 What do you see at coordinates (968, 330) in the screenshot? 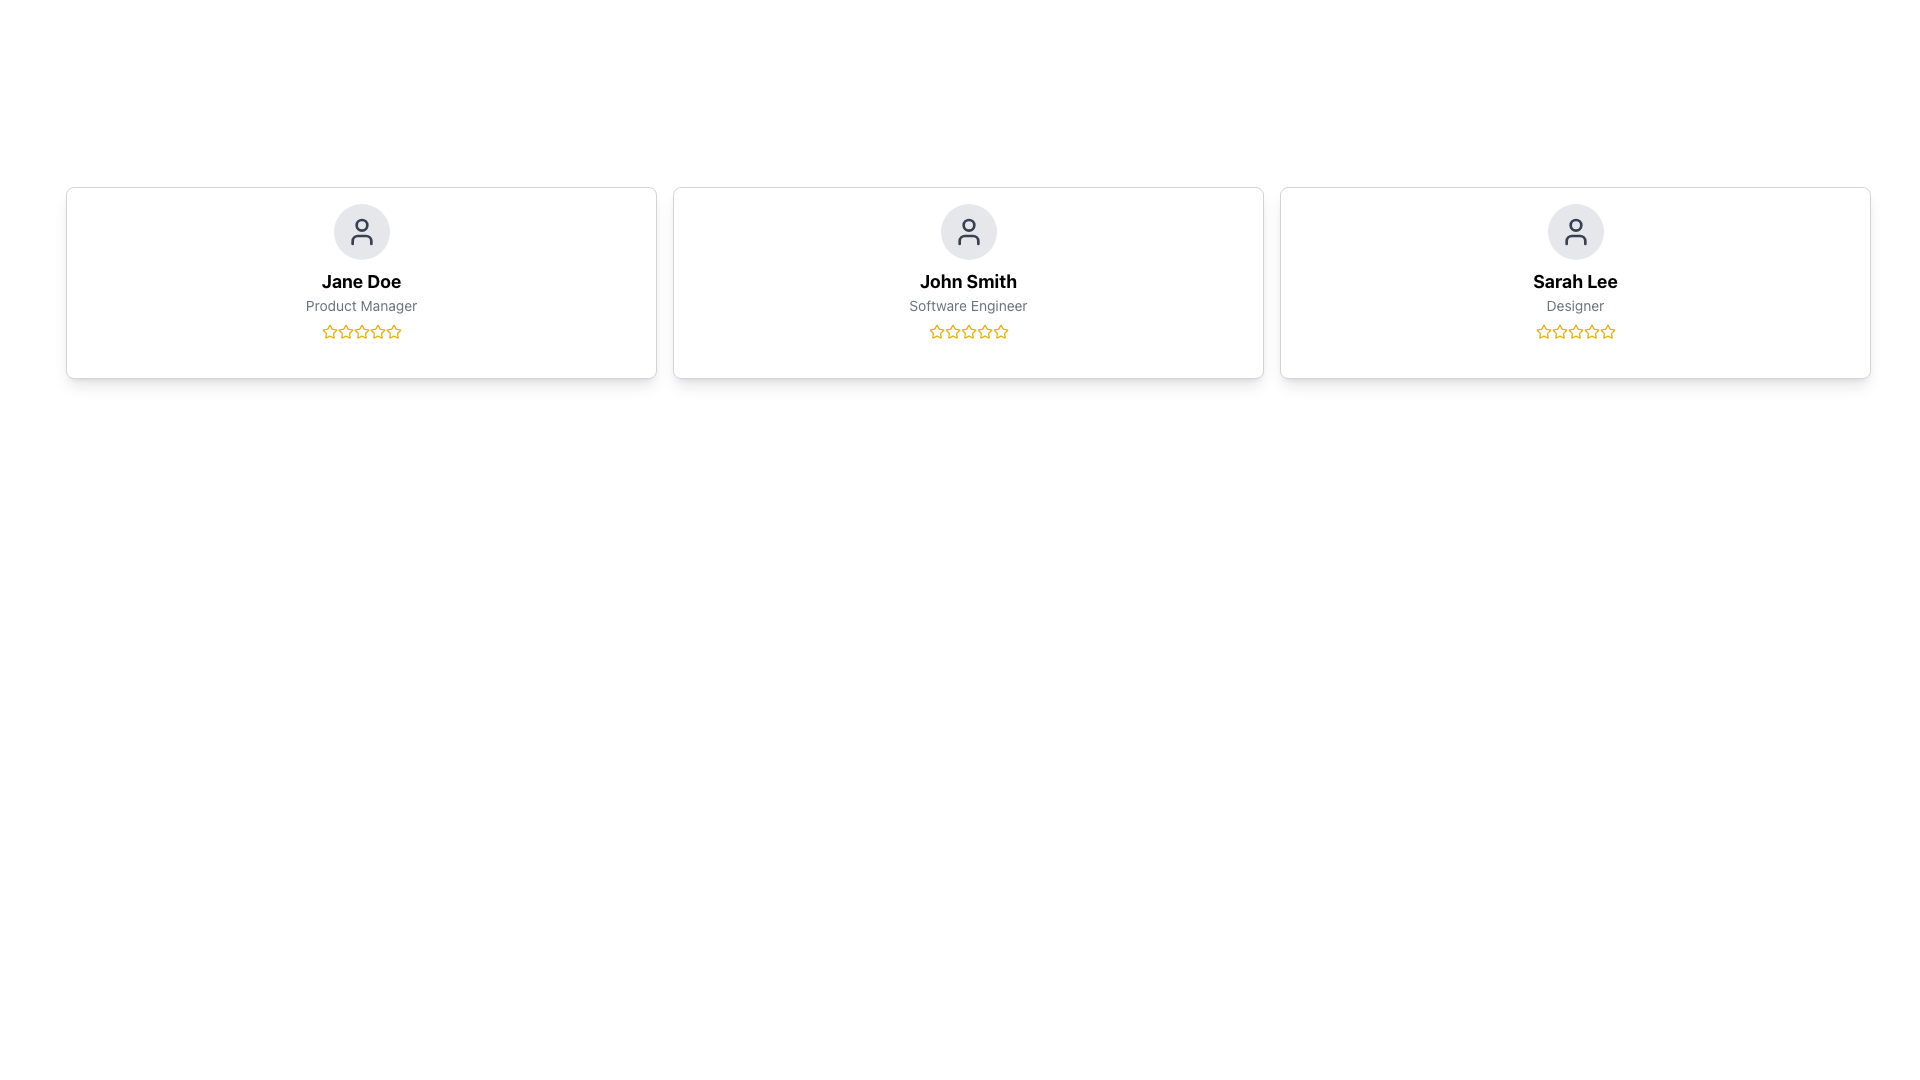
I see `the third star in the rating system under the 'John Smith' profile card` at bounding box center [968, 330].